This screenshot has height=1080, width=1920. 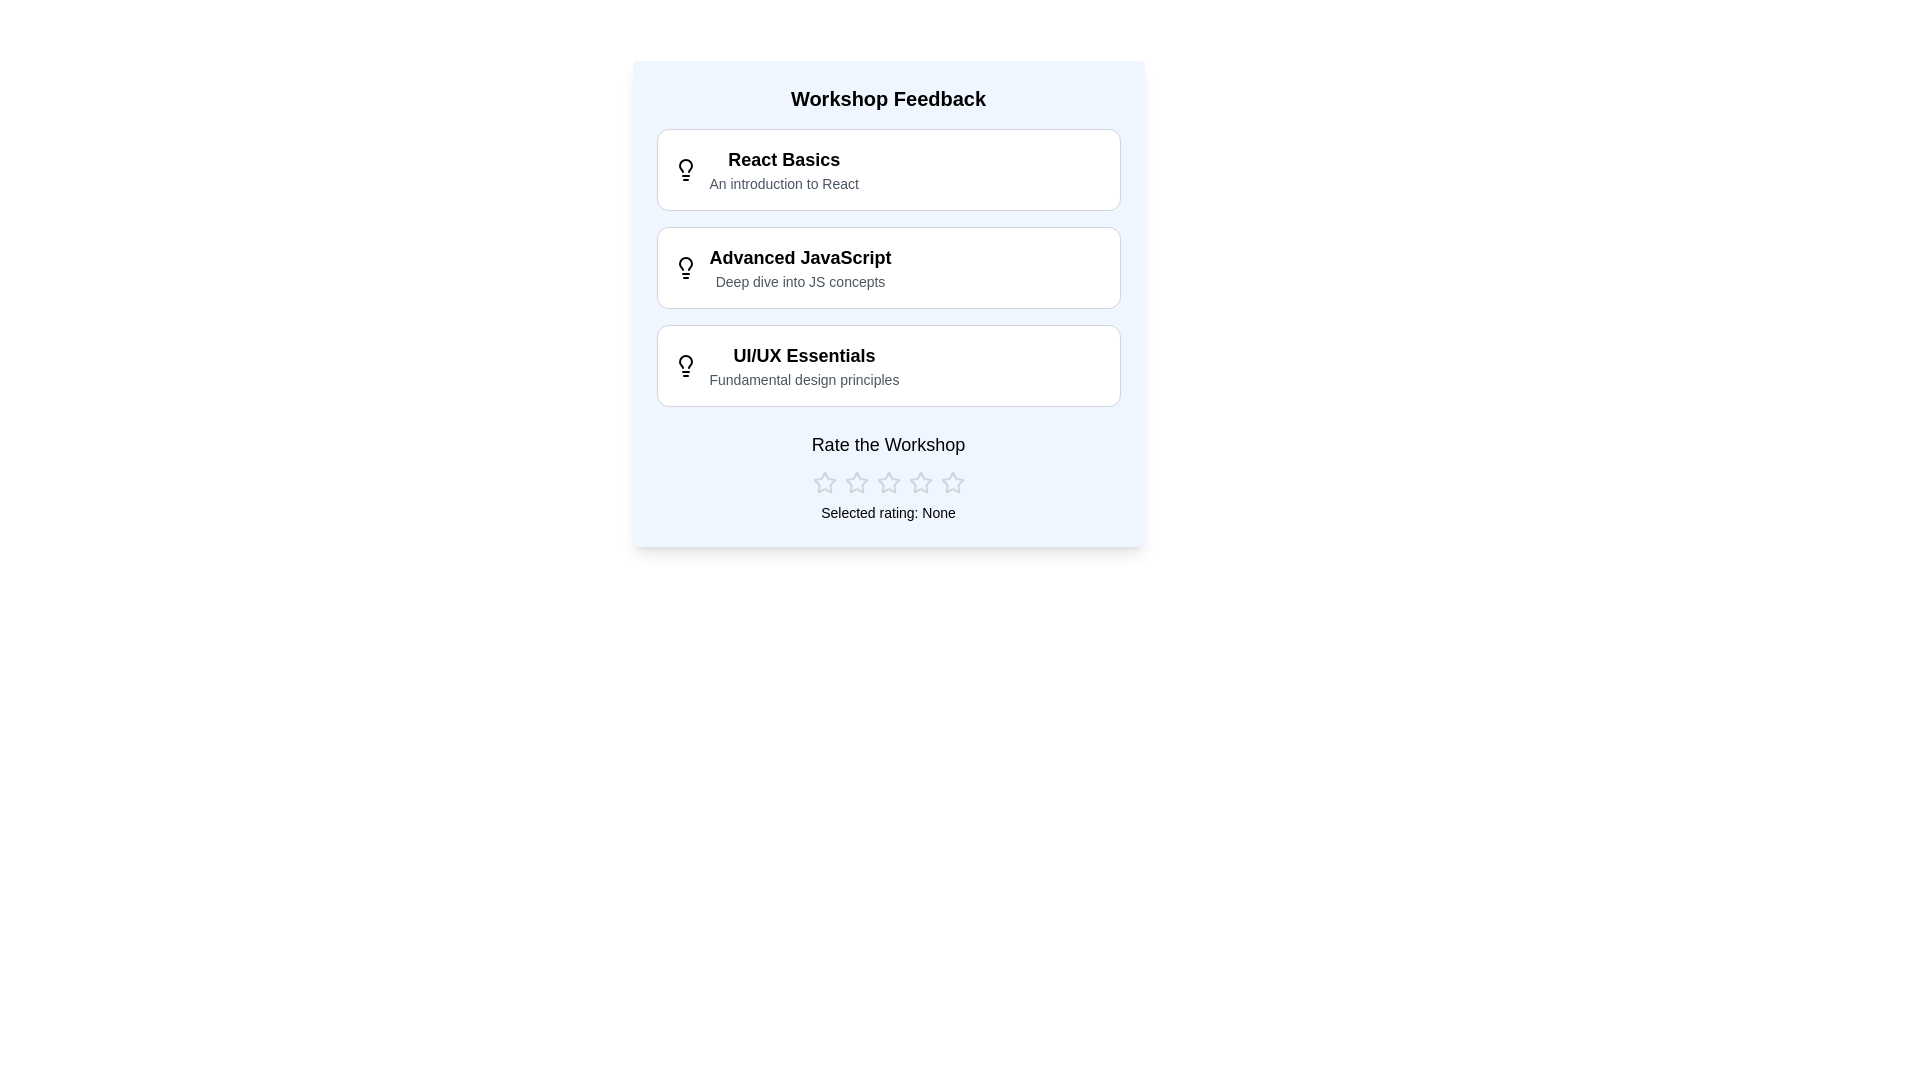 I want to click on descriptive text within the card layout that summarizes the workshop 'UI/UX Essentials', which is the third entry in a vertical list of three similar items, so click(x=887, y=366).